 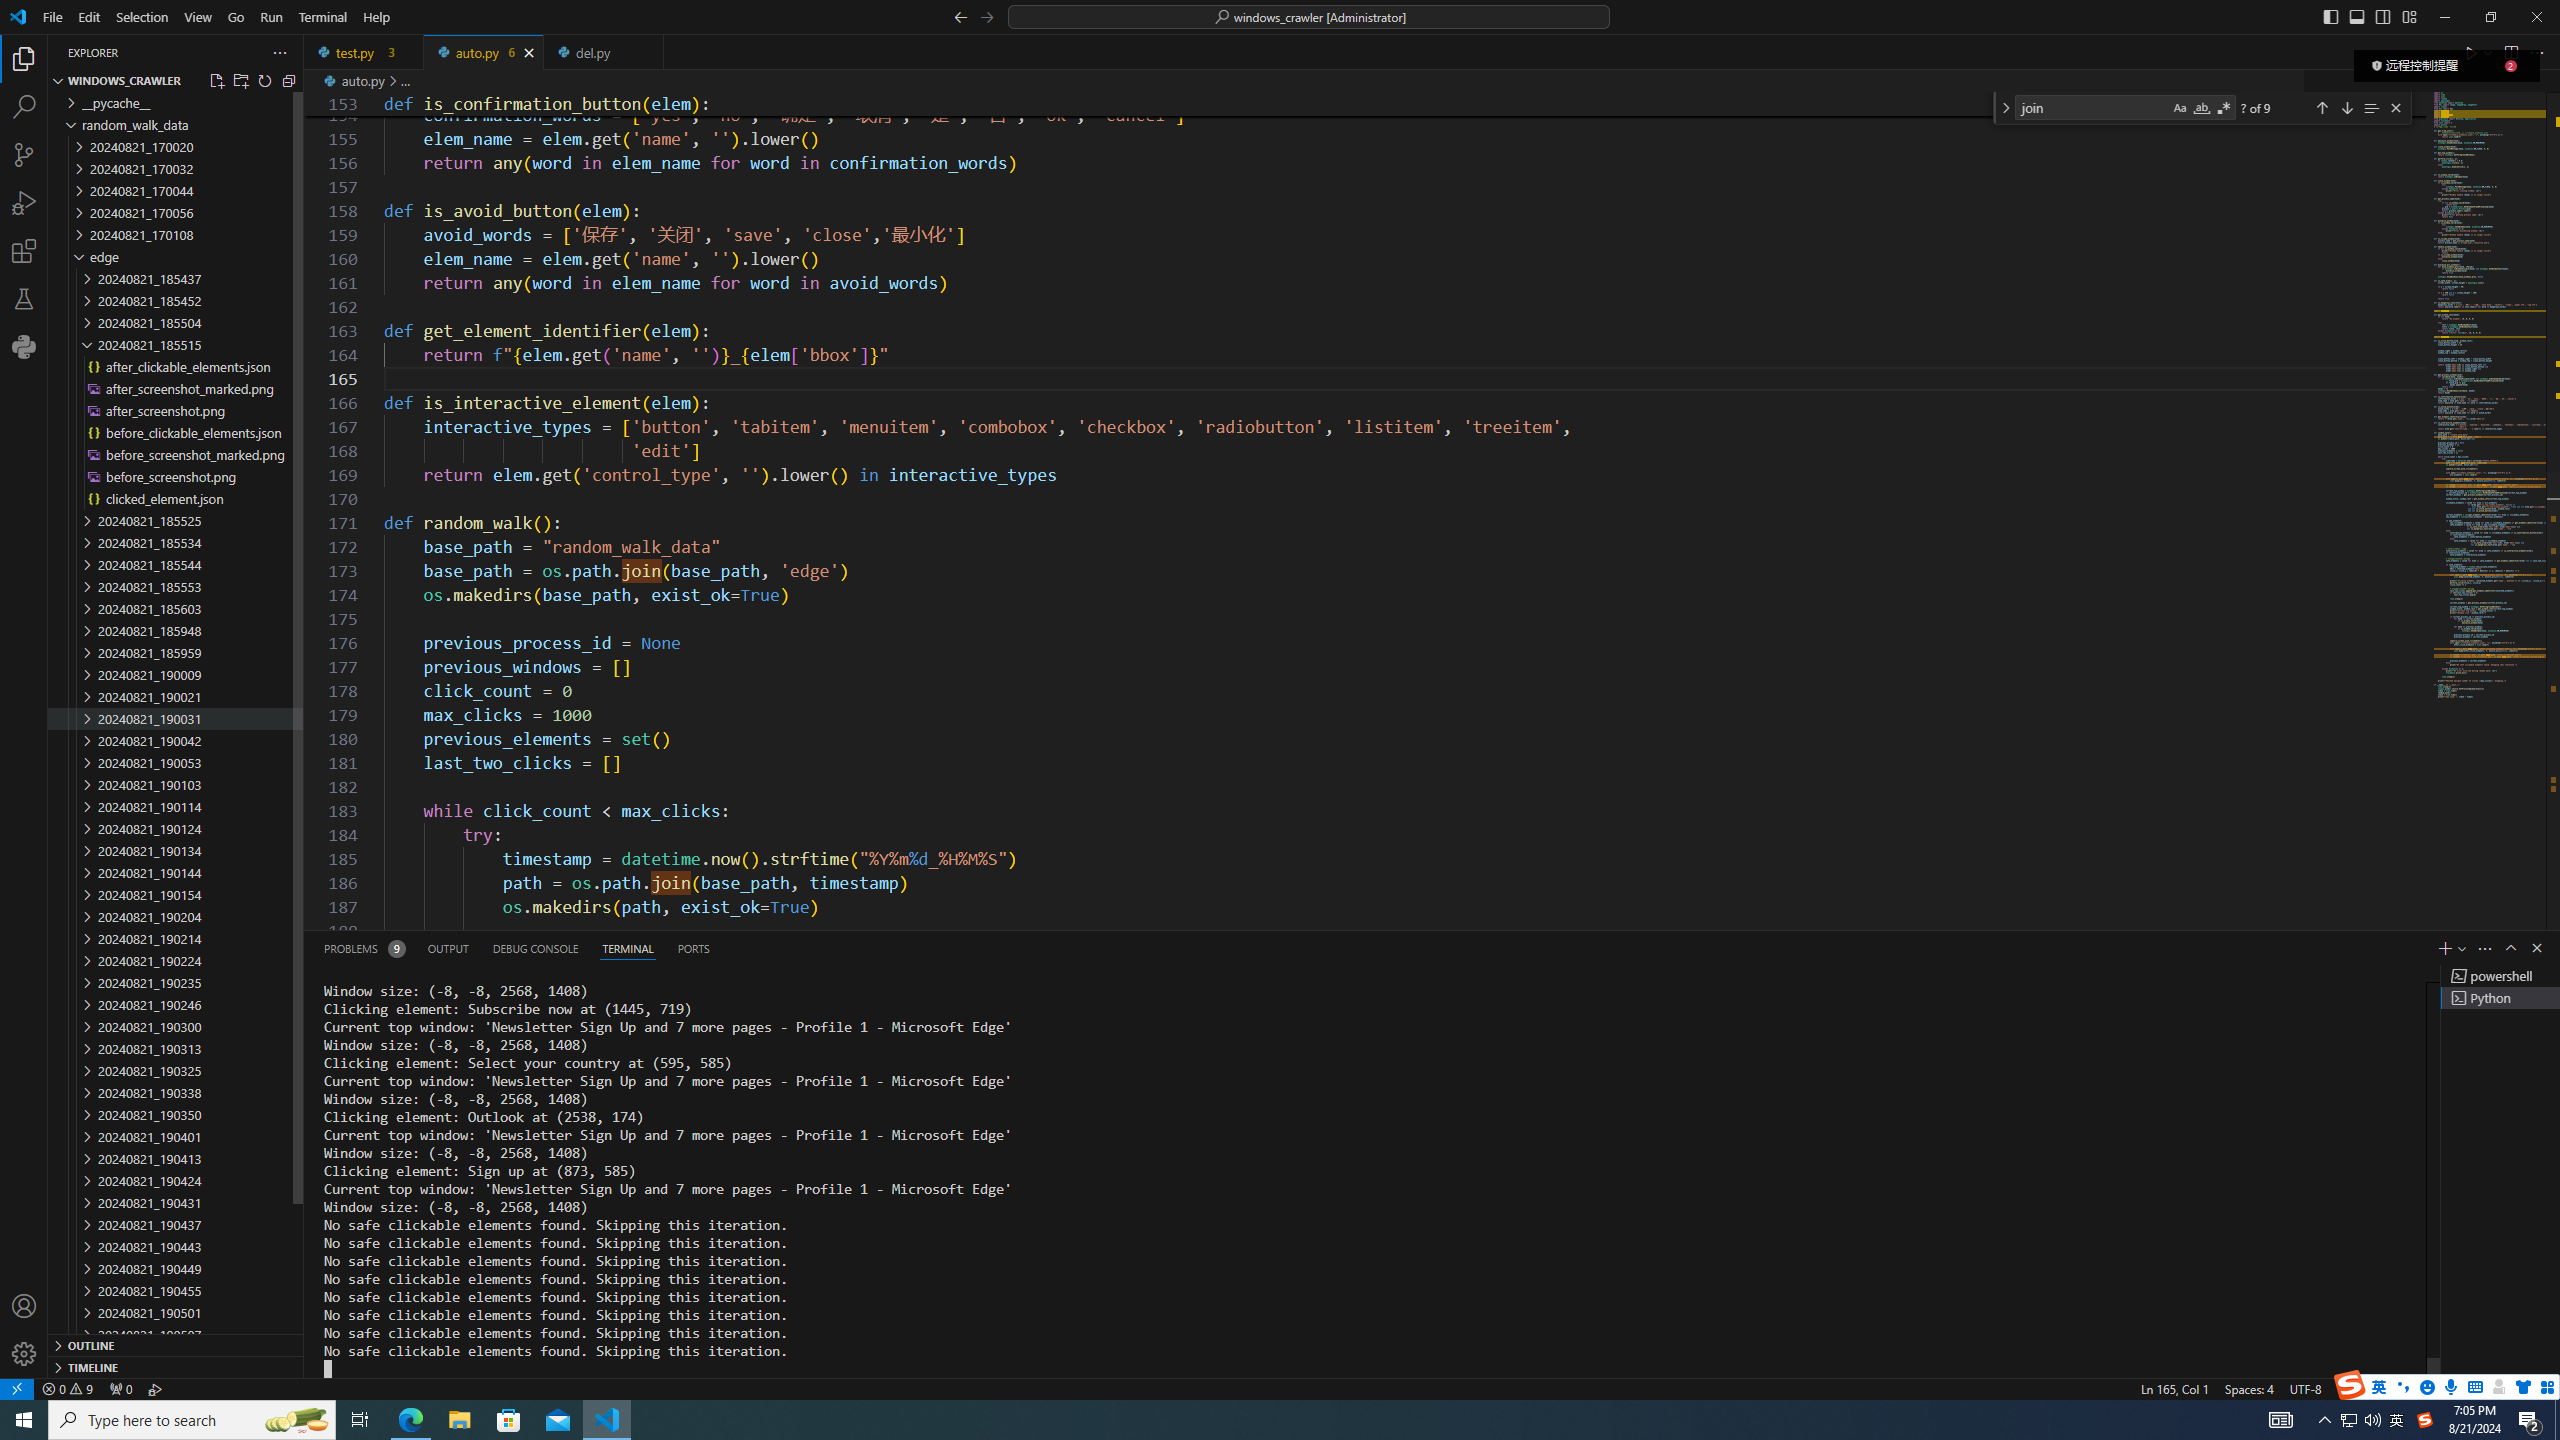 I want to click on 'Match Case (Alt+C)', so click(x=2178, y=107).